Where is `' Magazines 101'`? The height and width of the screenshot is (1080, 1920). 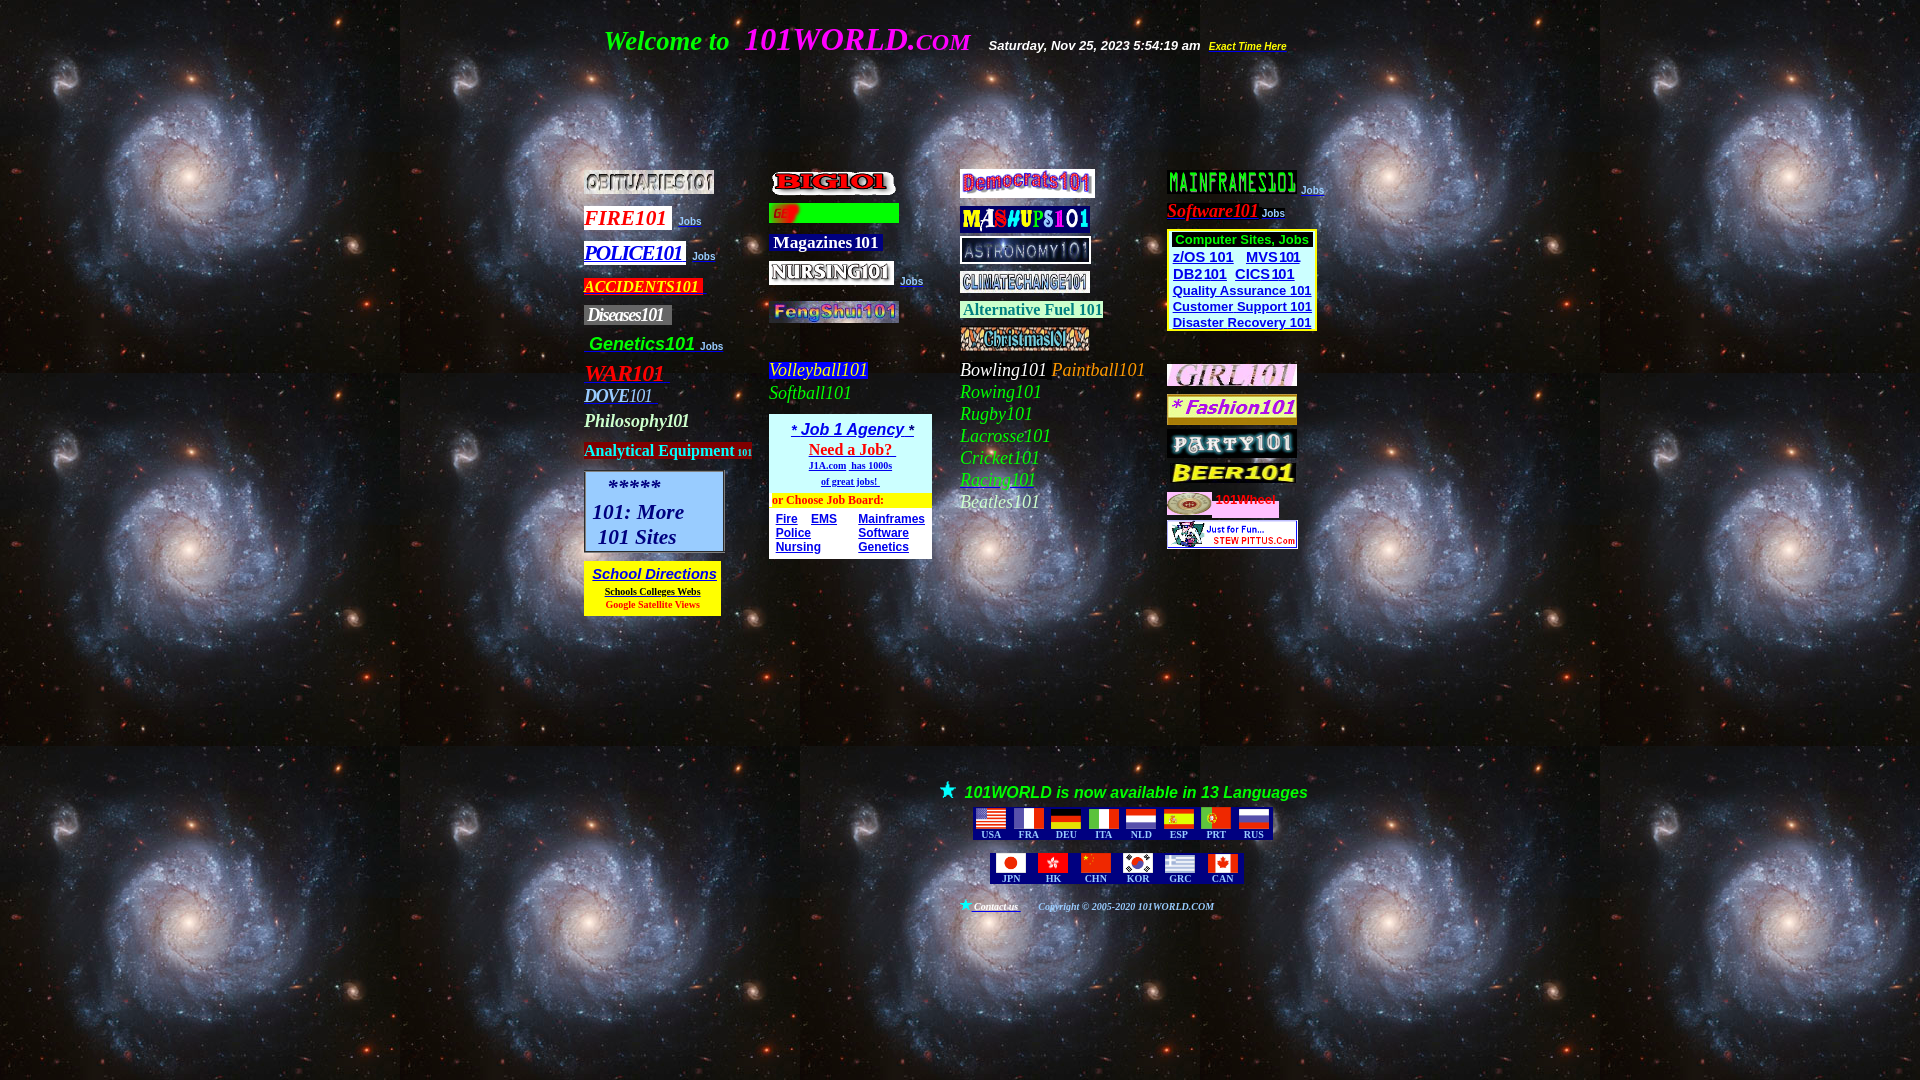
' Magazines 101' is located at coordinates (825, 241).